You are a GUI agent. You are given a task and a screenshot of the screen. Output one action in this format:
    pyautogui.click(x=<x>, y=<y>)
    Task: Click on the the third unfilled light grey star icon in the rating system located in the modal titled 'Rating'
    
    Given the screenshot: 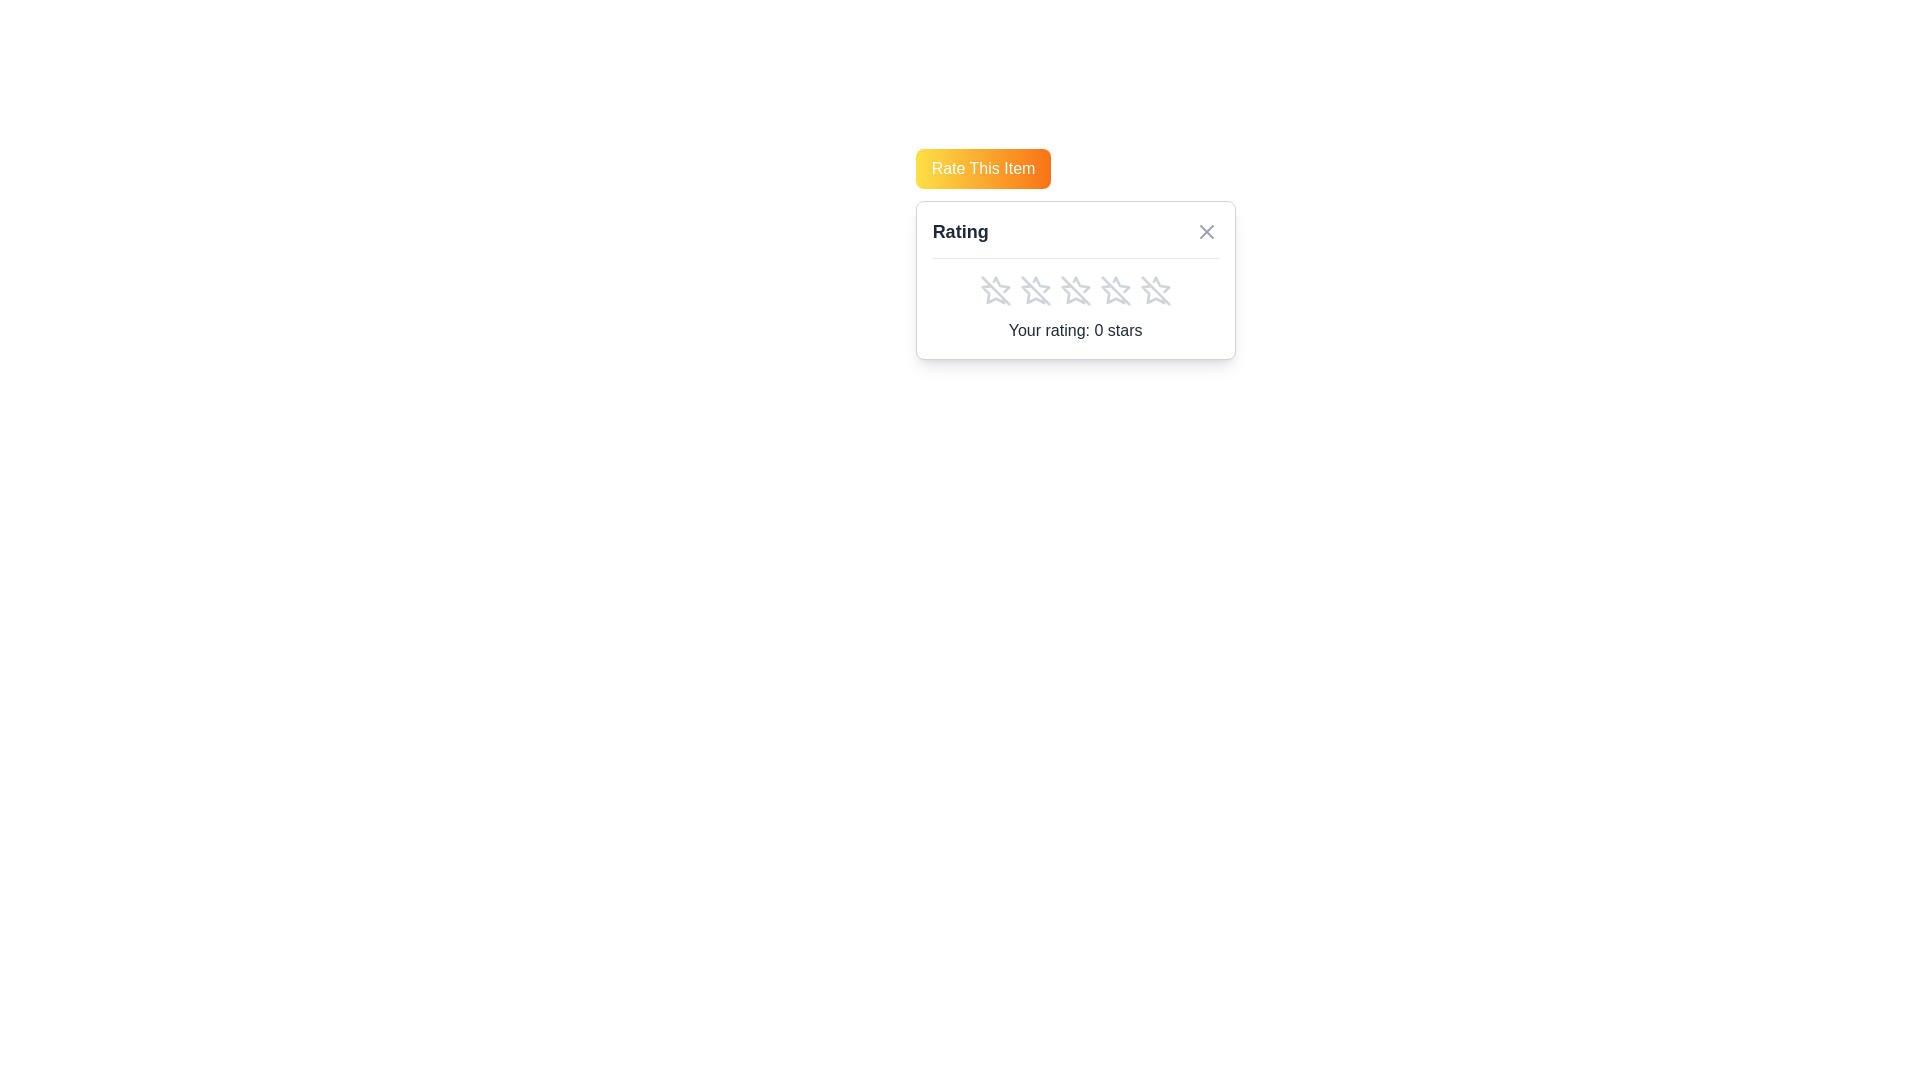 What is the action you would take?
    pyautogui.click(x=1074, y=290)
    